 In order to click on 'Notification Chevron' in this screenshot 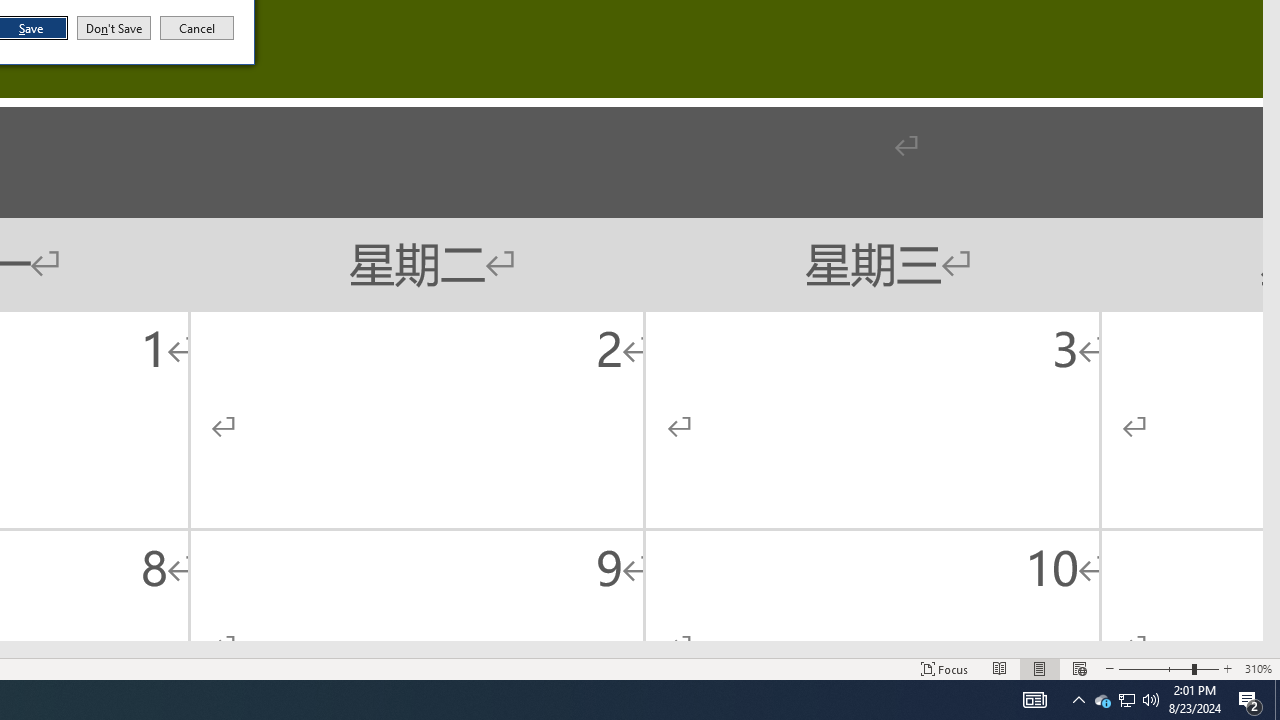, I will do `click(1078, 698)`.